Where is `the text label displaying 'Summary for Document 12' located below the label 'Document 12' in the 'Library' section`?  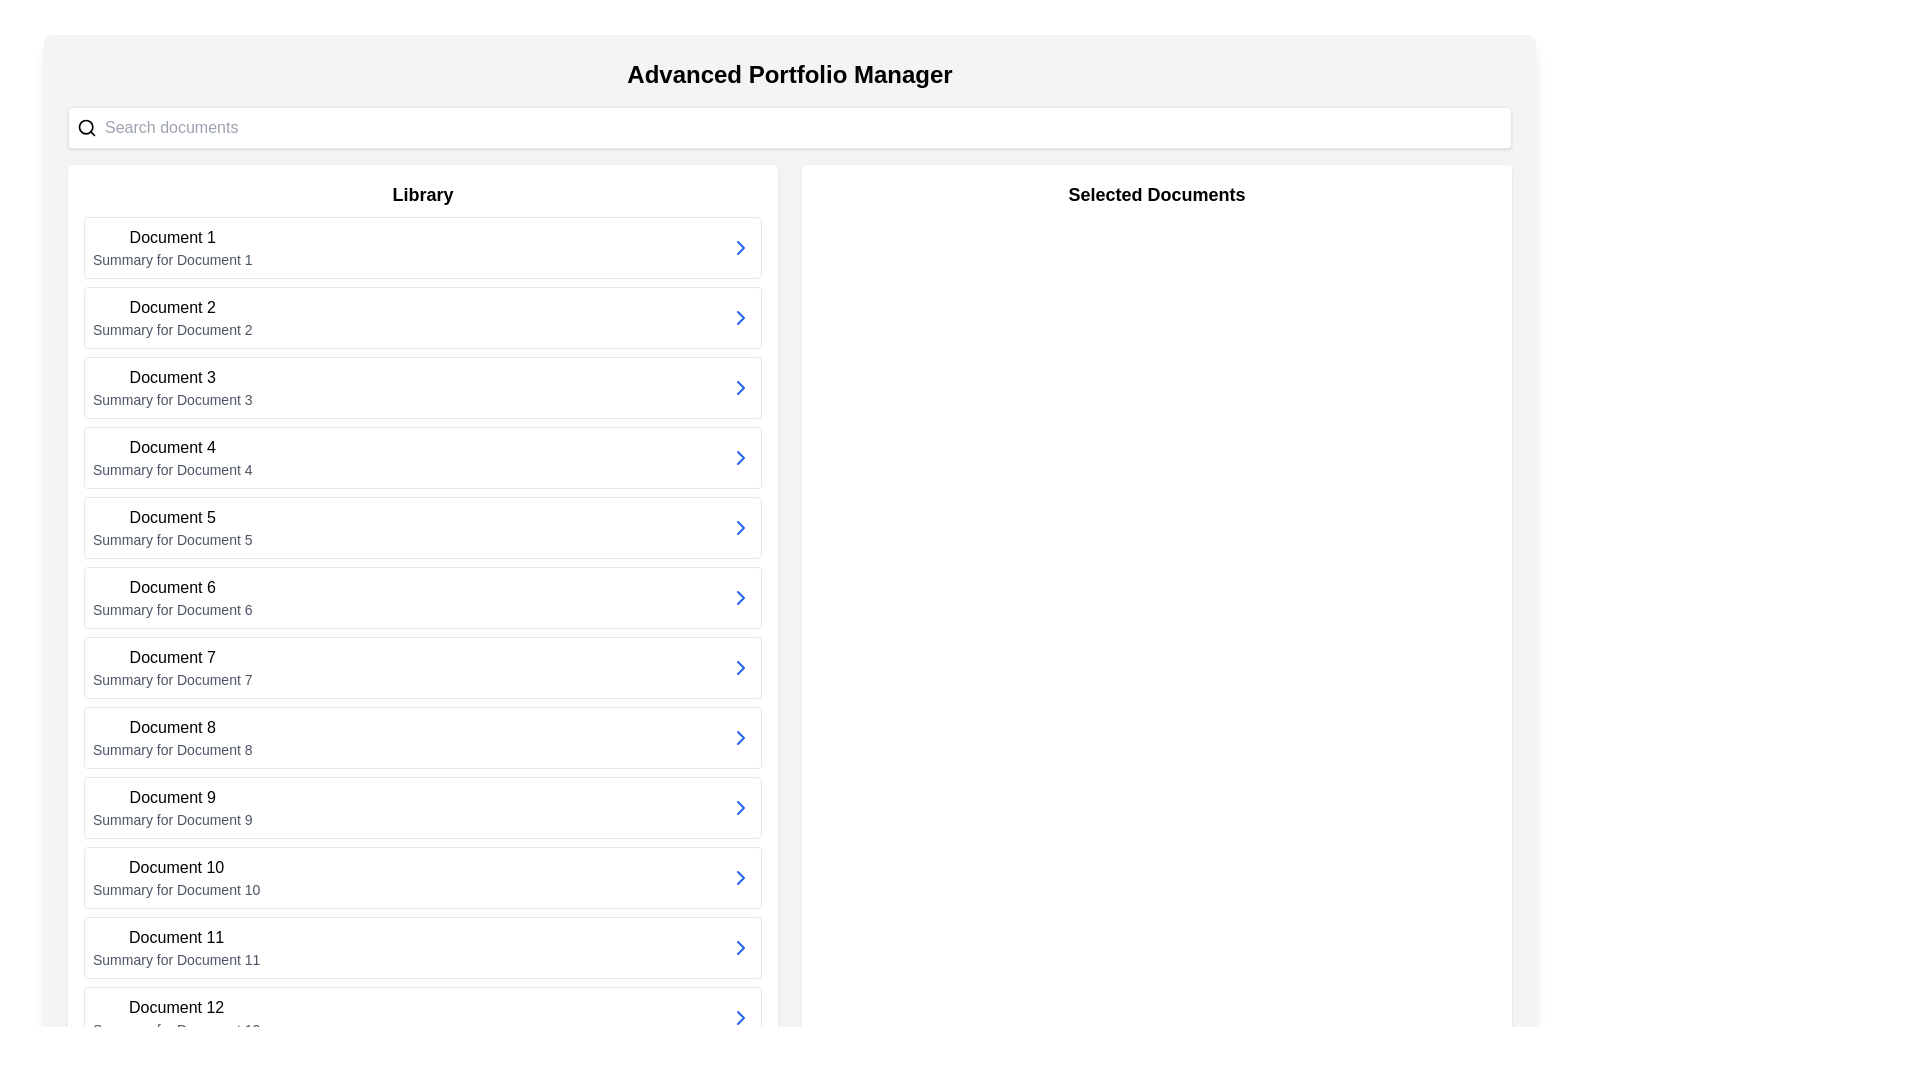 the text label displaying 'Summary for Document 12' located below the label 'Document 12' in the 'Library' section is located at coordinates (176, 1029).